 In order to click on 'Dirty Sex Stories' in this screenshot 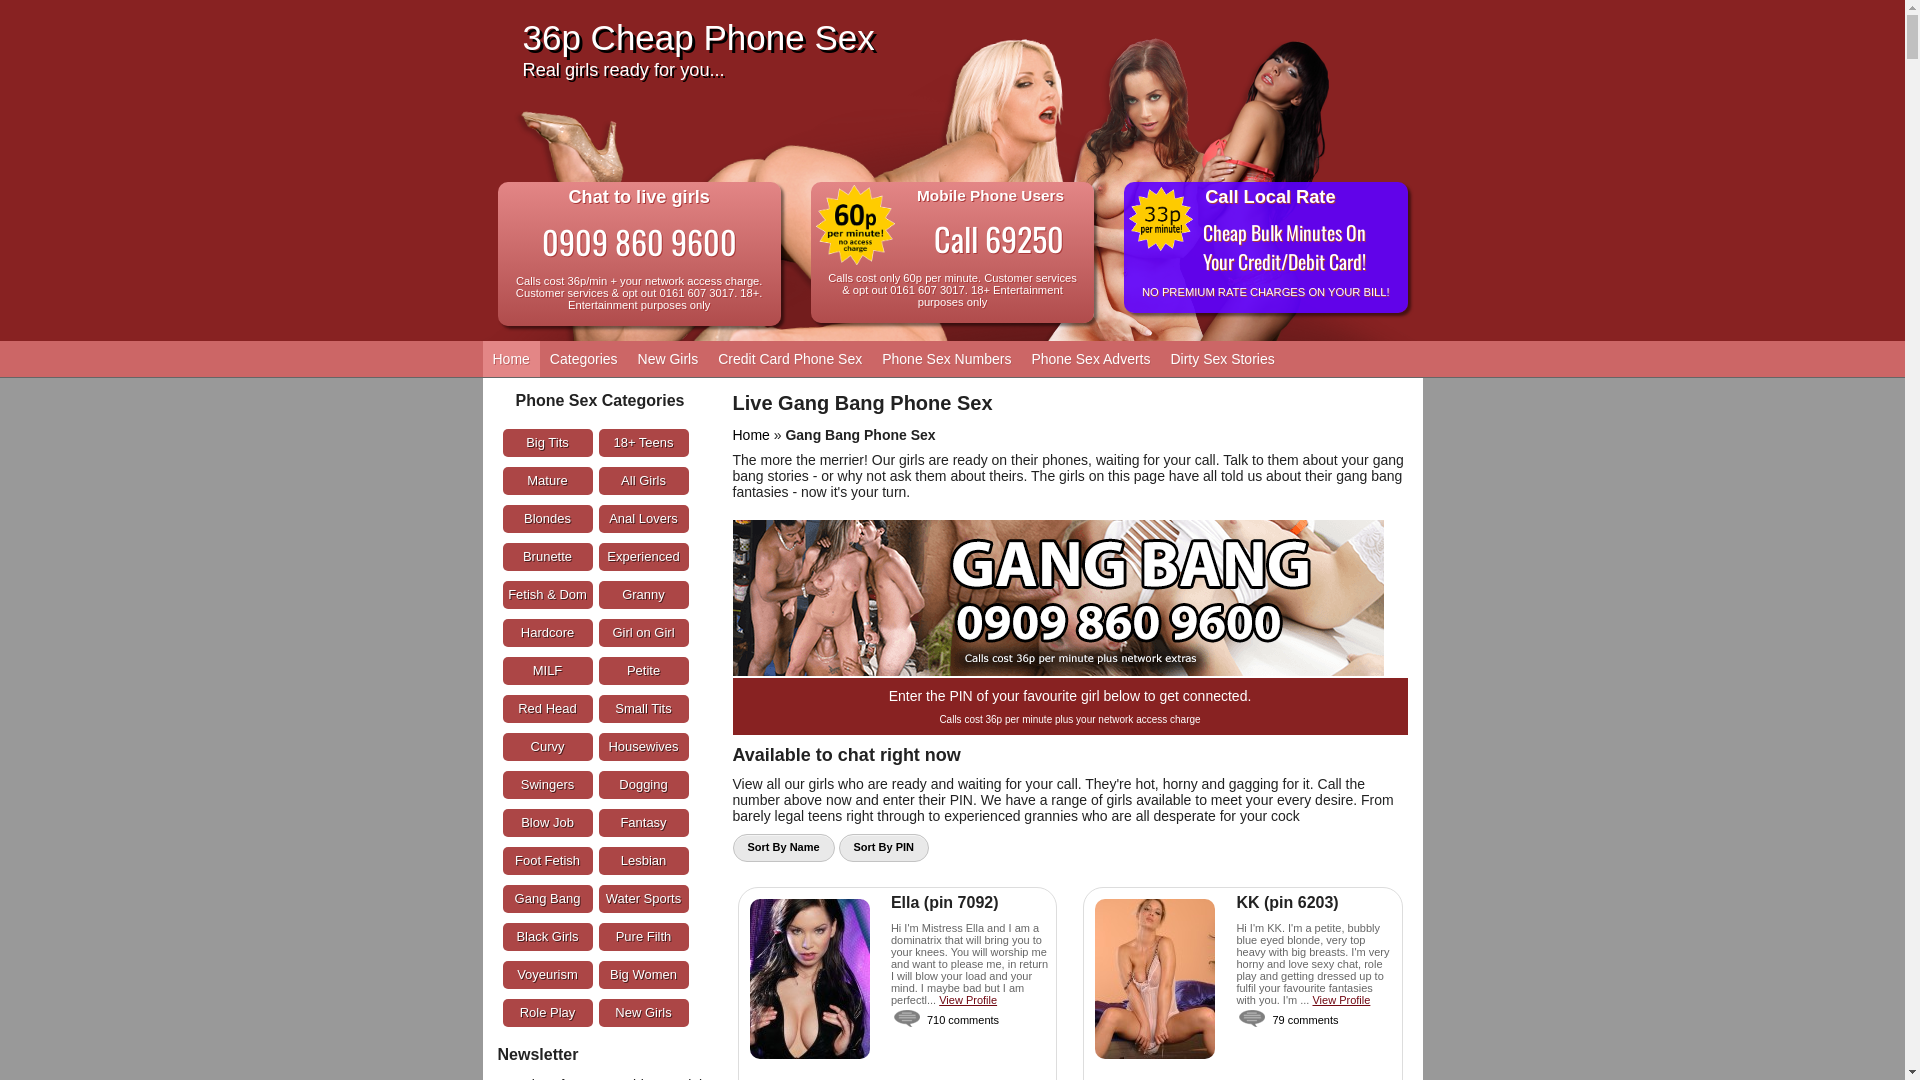, I will do `click(1221, 357)`.